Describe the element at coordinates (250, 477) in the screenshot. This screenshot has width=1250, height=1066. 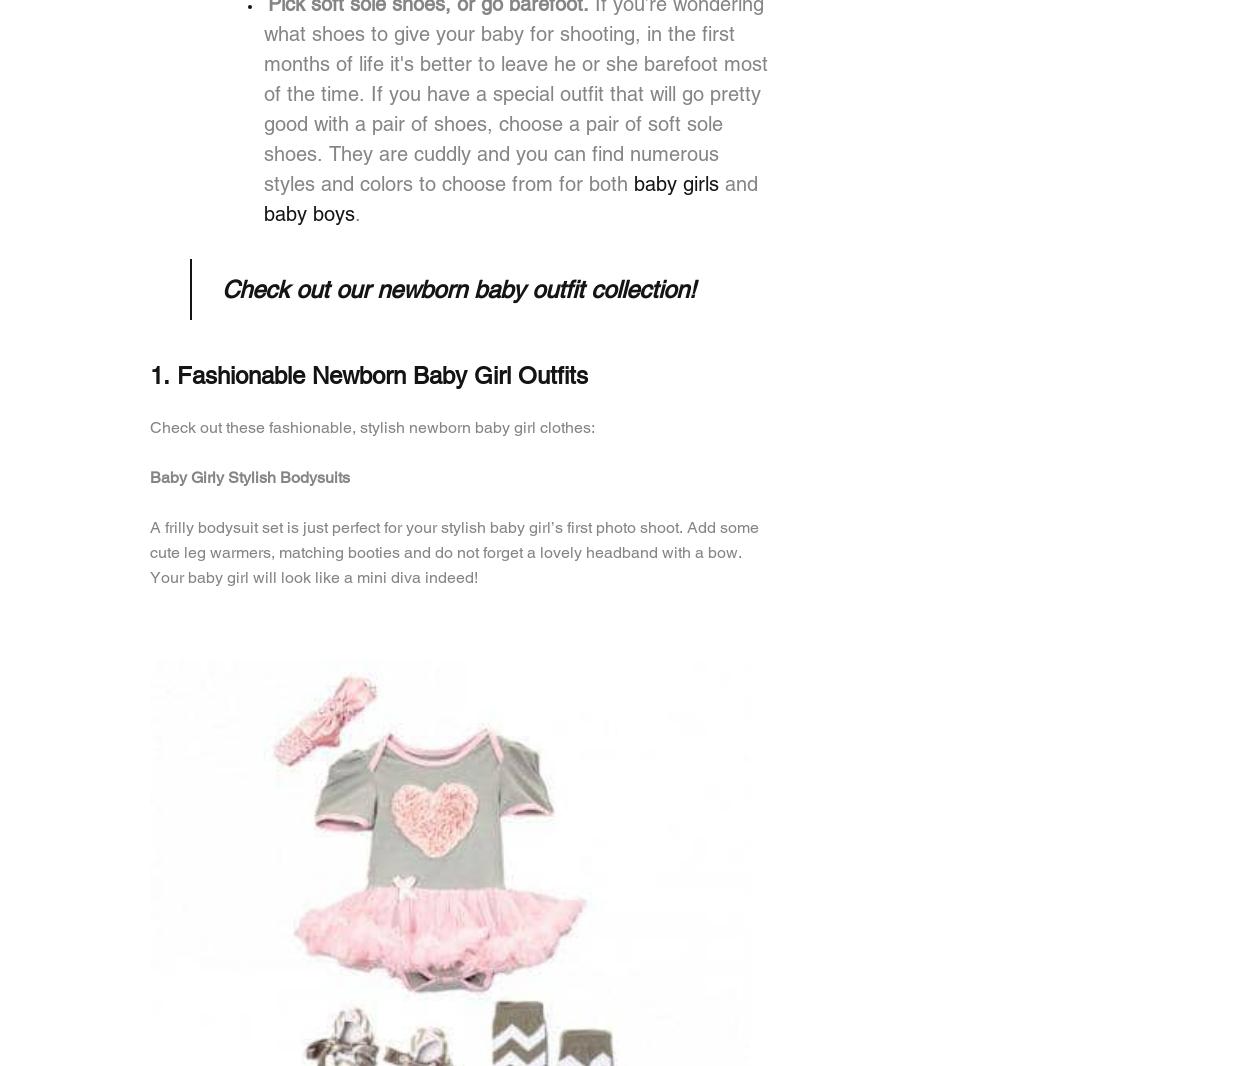
I see `'Baby Girly Stylish Bodysuits'` at that location.